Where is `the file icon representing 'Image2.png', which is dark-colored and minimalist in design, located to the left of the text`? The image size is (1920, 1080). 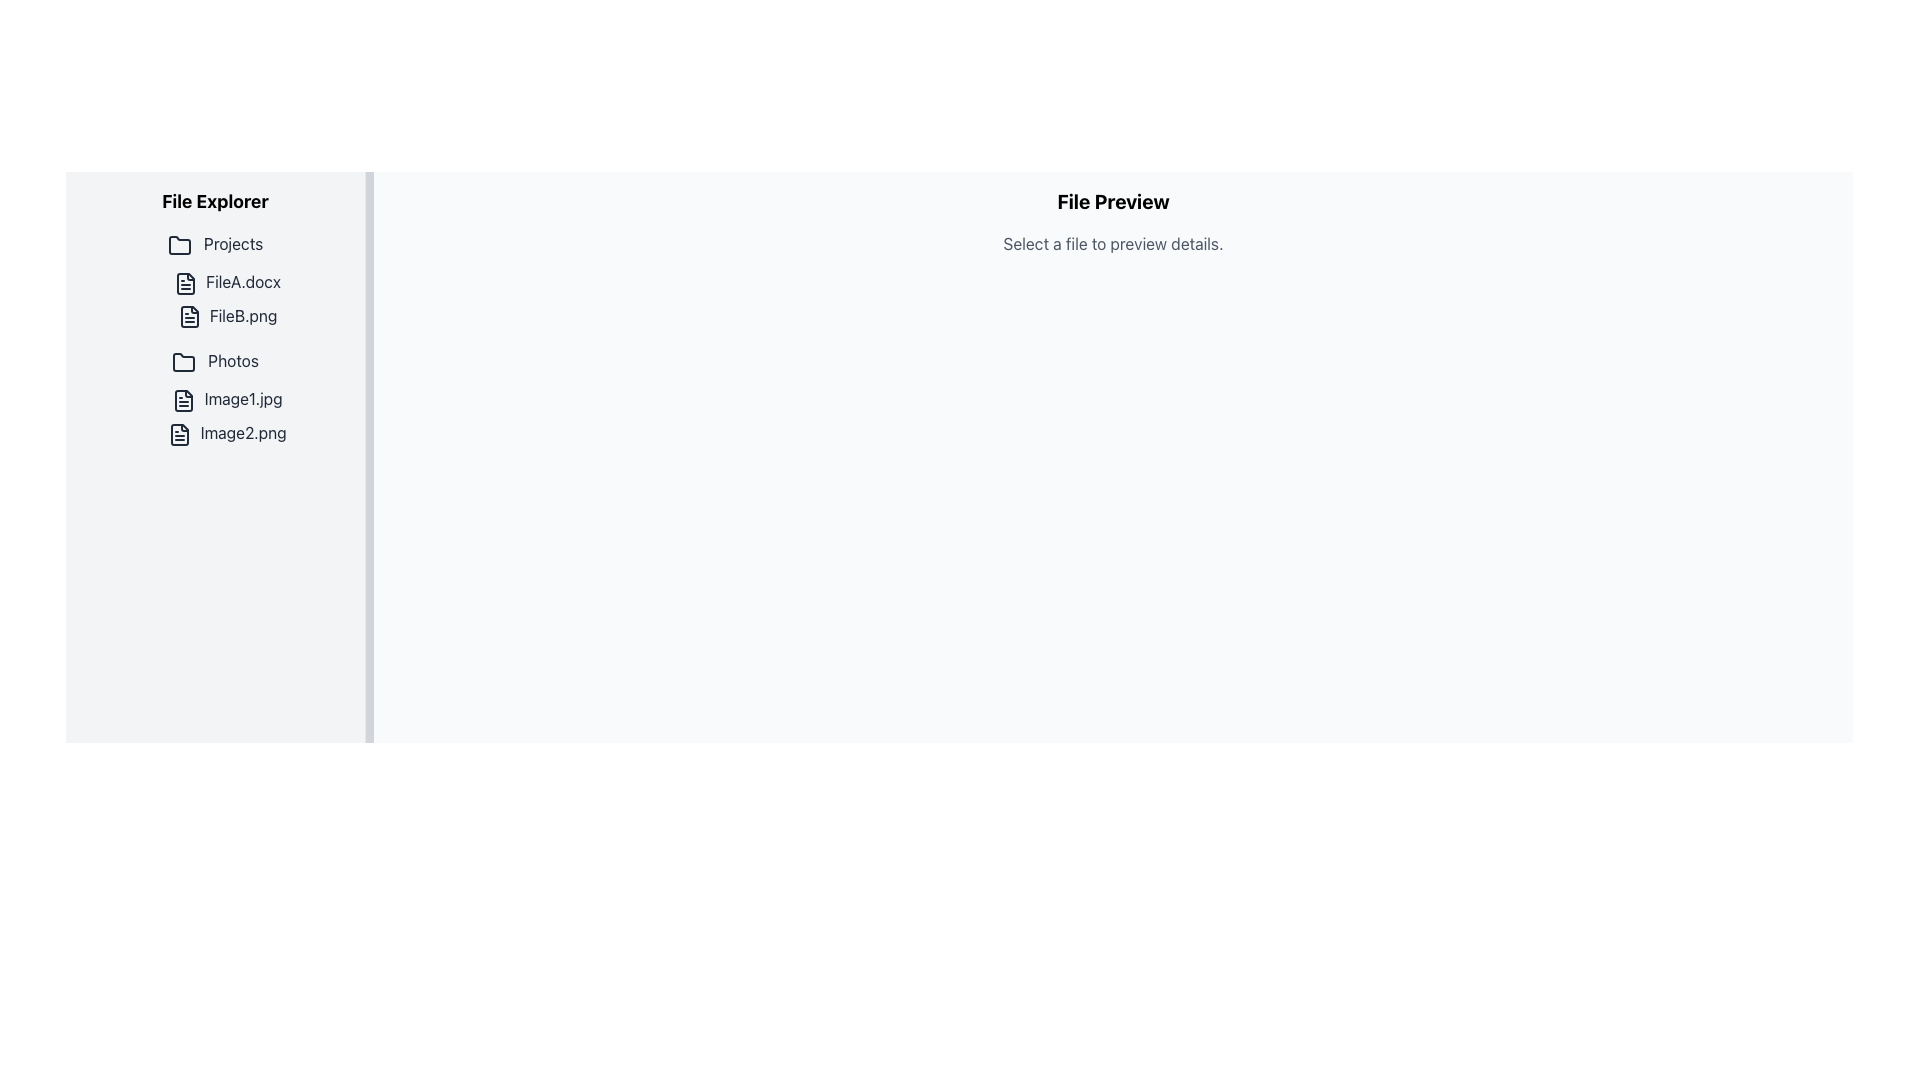
the file icon representing 'Image2.png', which is dark-colored and minimalist in design, located to the left of the text is located at coordinates (180, 433).